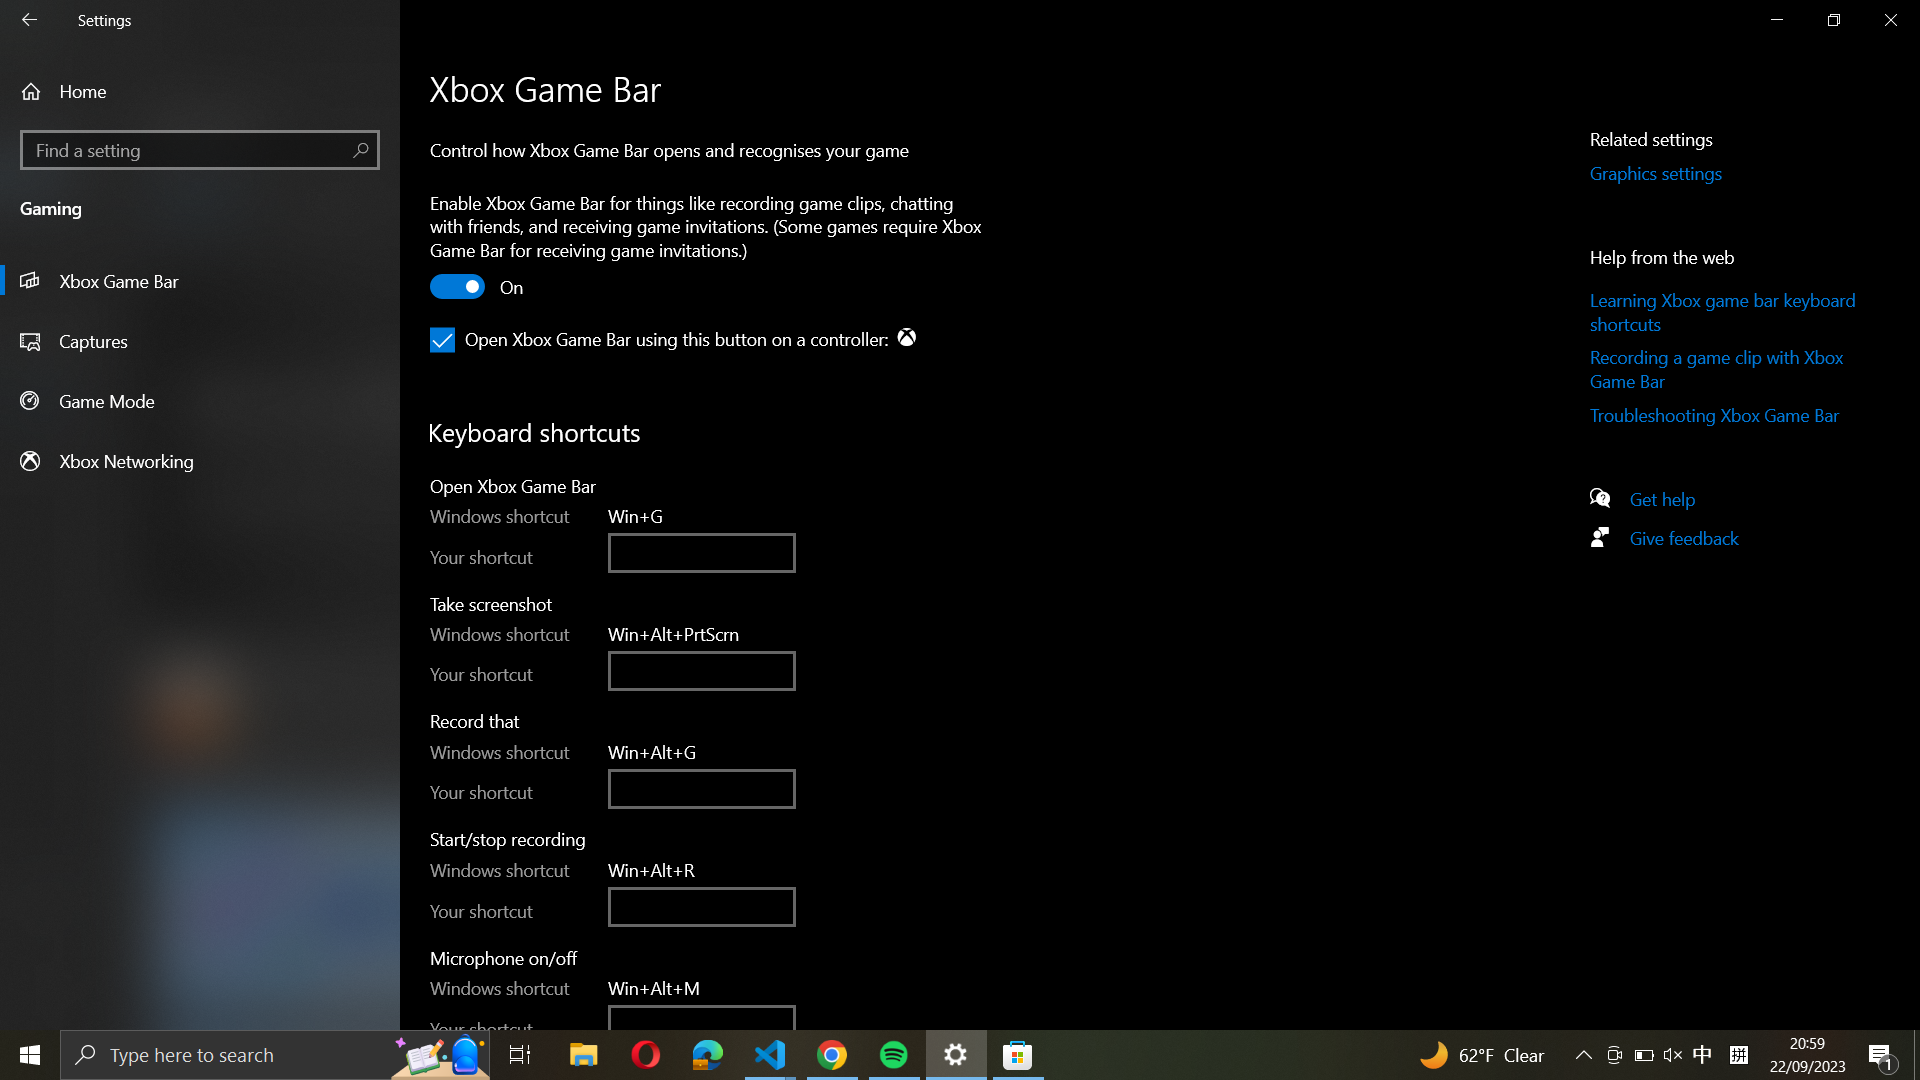 The image size is (1920, 1080). What do you see at coordinates (1671, 496) in the screenshot?
I see `the Help section` at bounding box center [1671, 496].